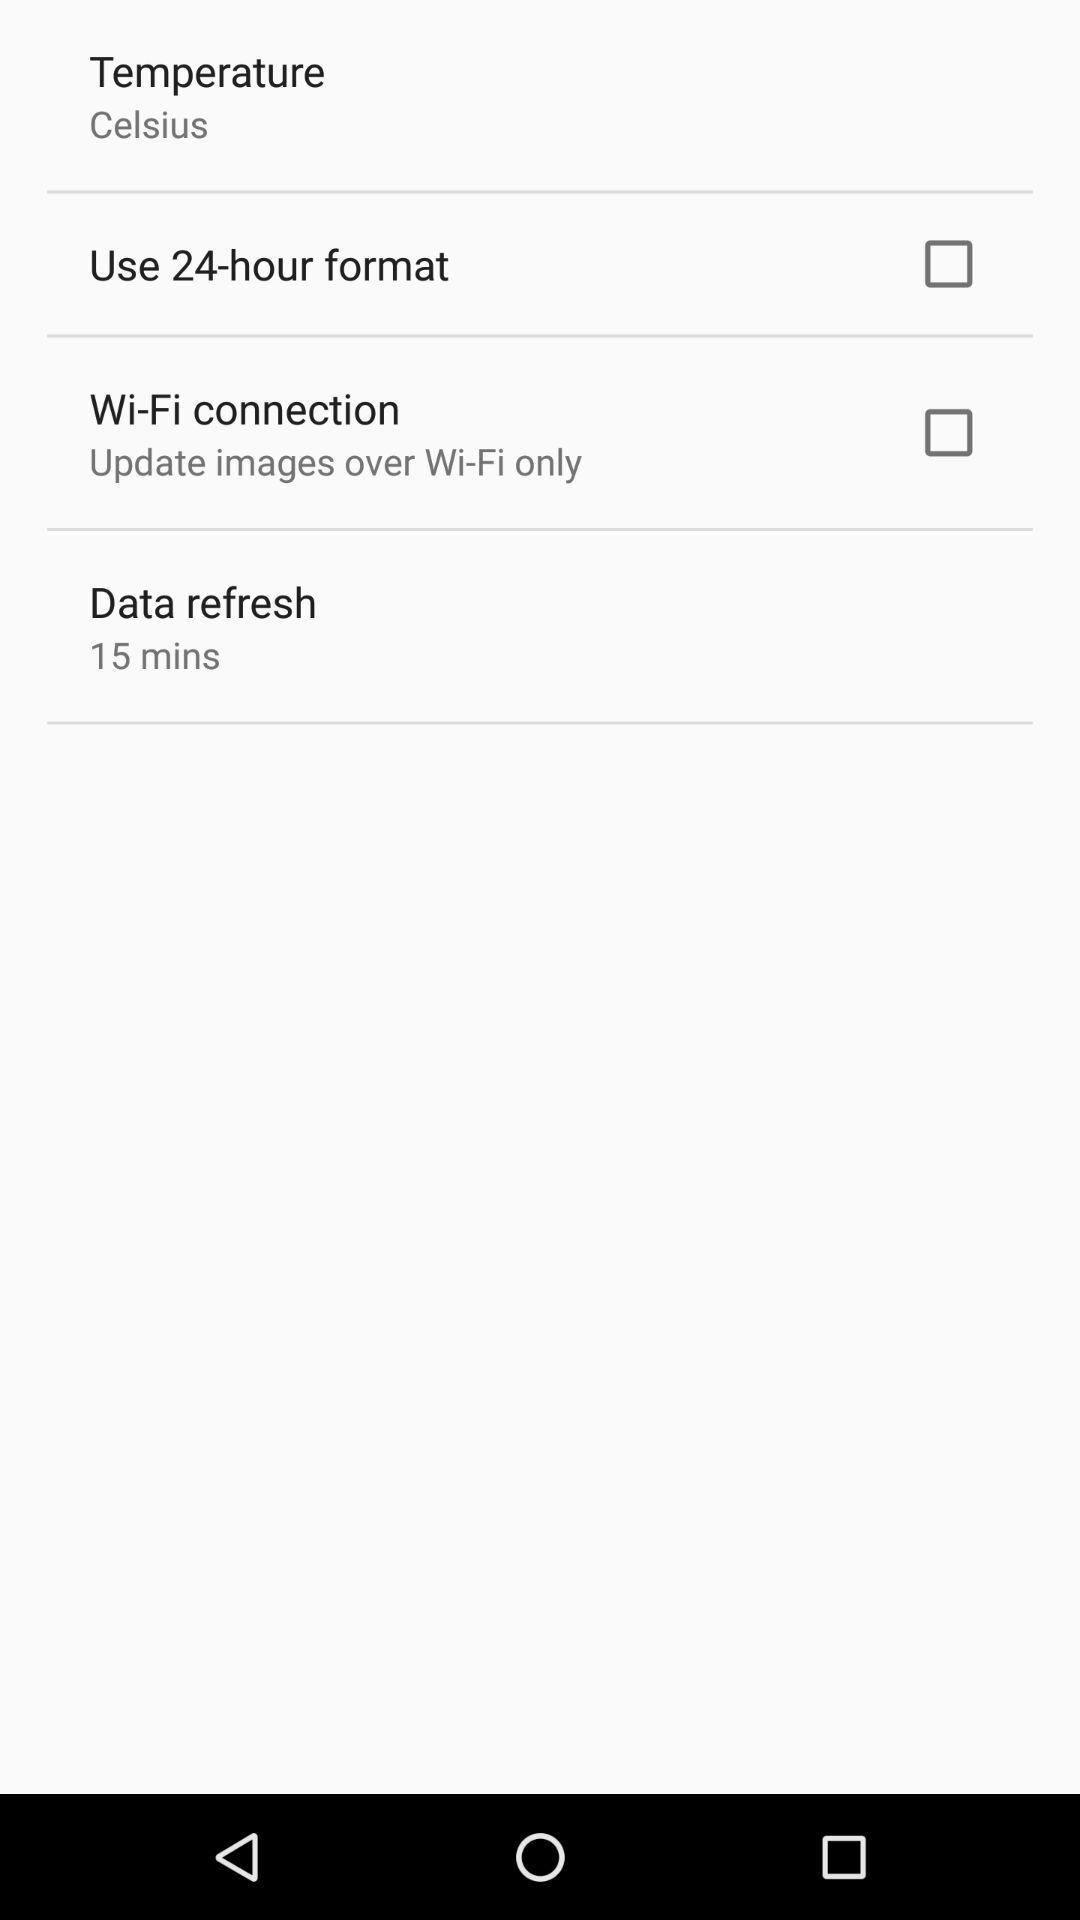  I want to click on icon below the wi-fi connection icon, so click(334, 460).